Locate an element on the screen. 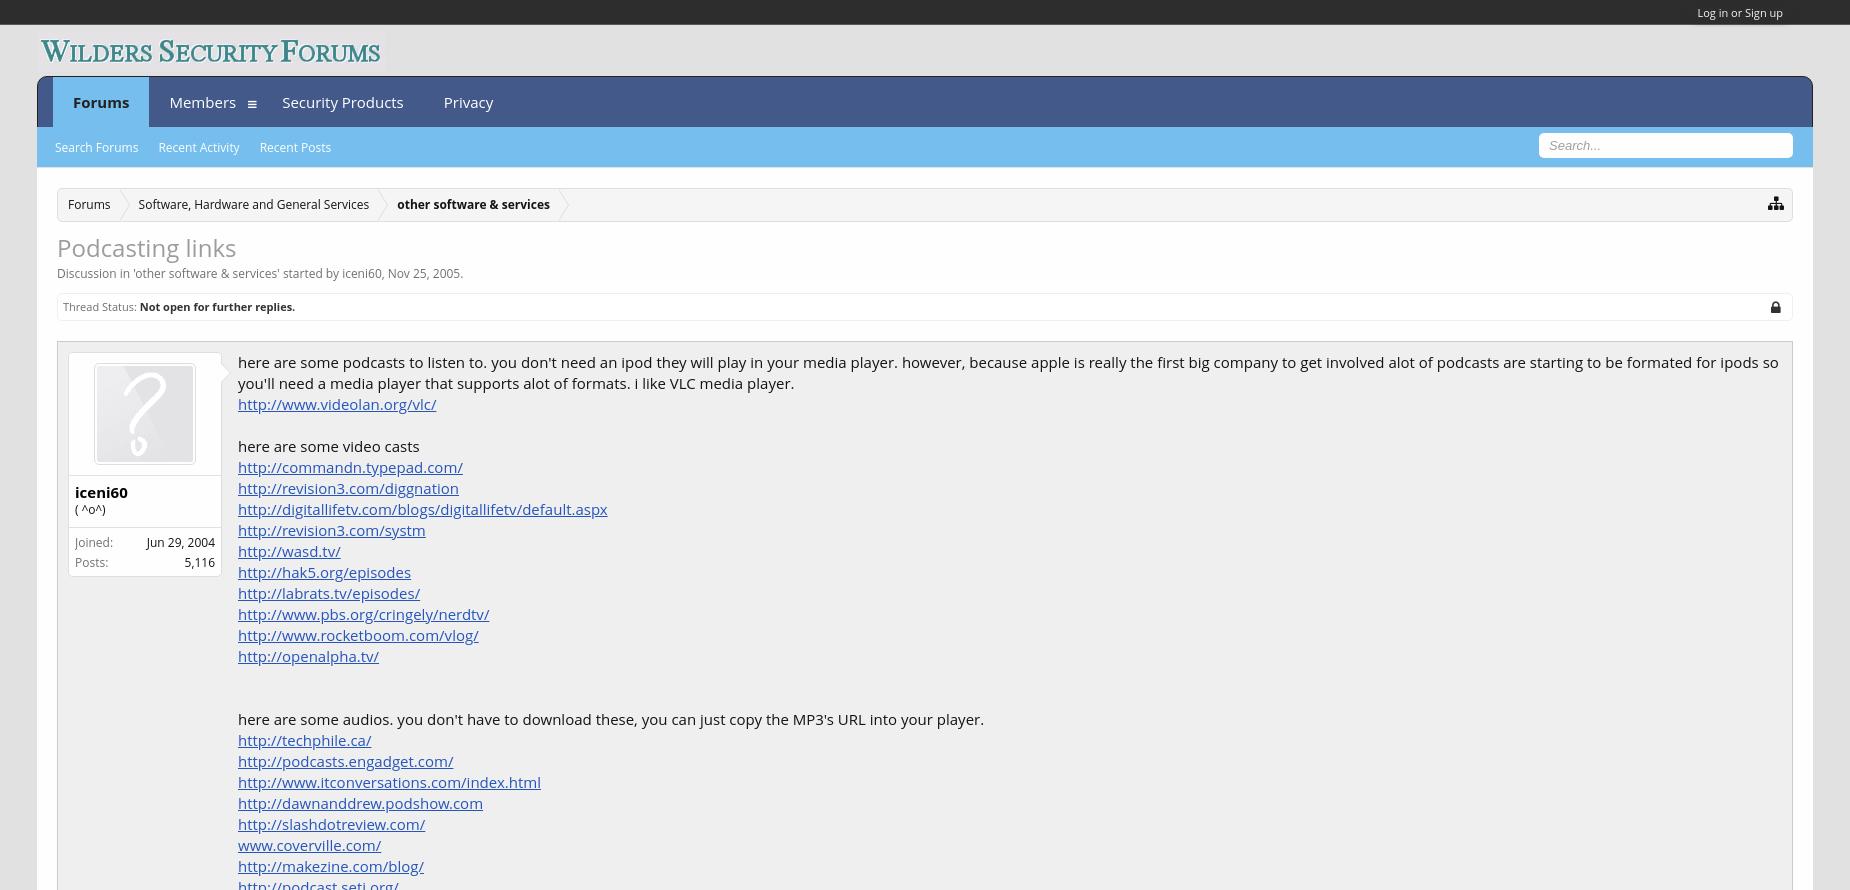 The height and width of the screenshot is (890, 1850). 'http://www.itconversations.com/index.html' is located at coordinates (236, 780).